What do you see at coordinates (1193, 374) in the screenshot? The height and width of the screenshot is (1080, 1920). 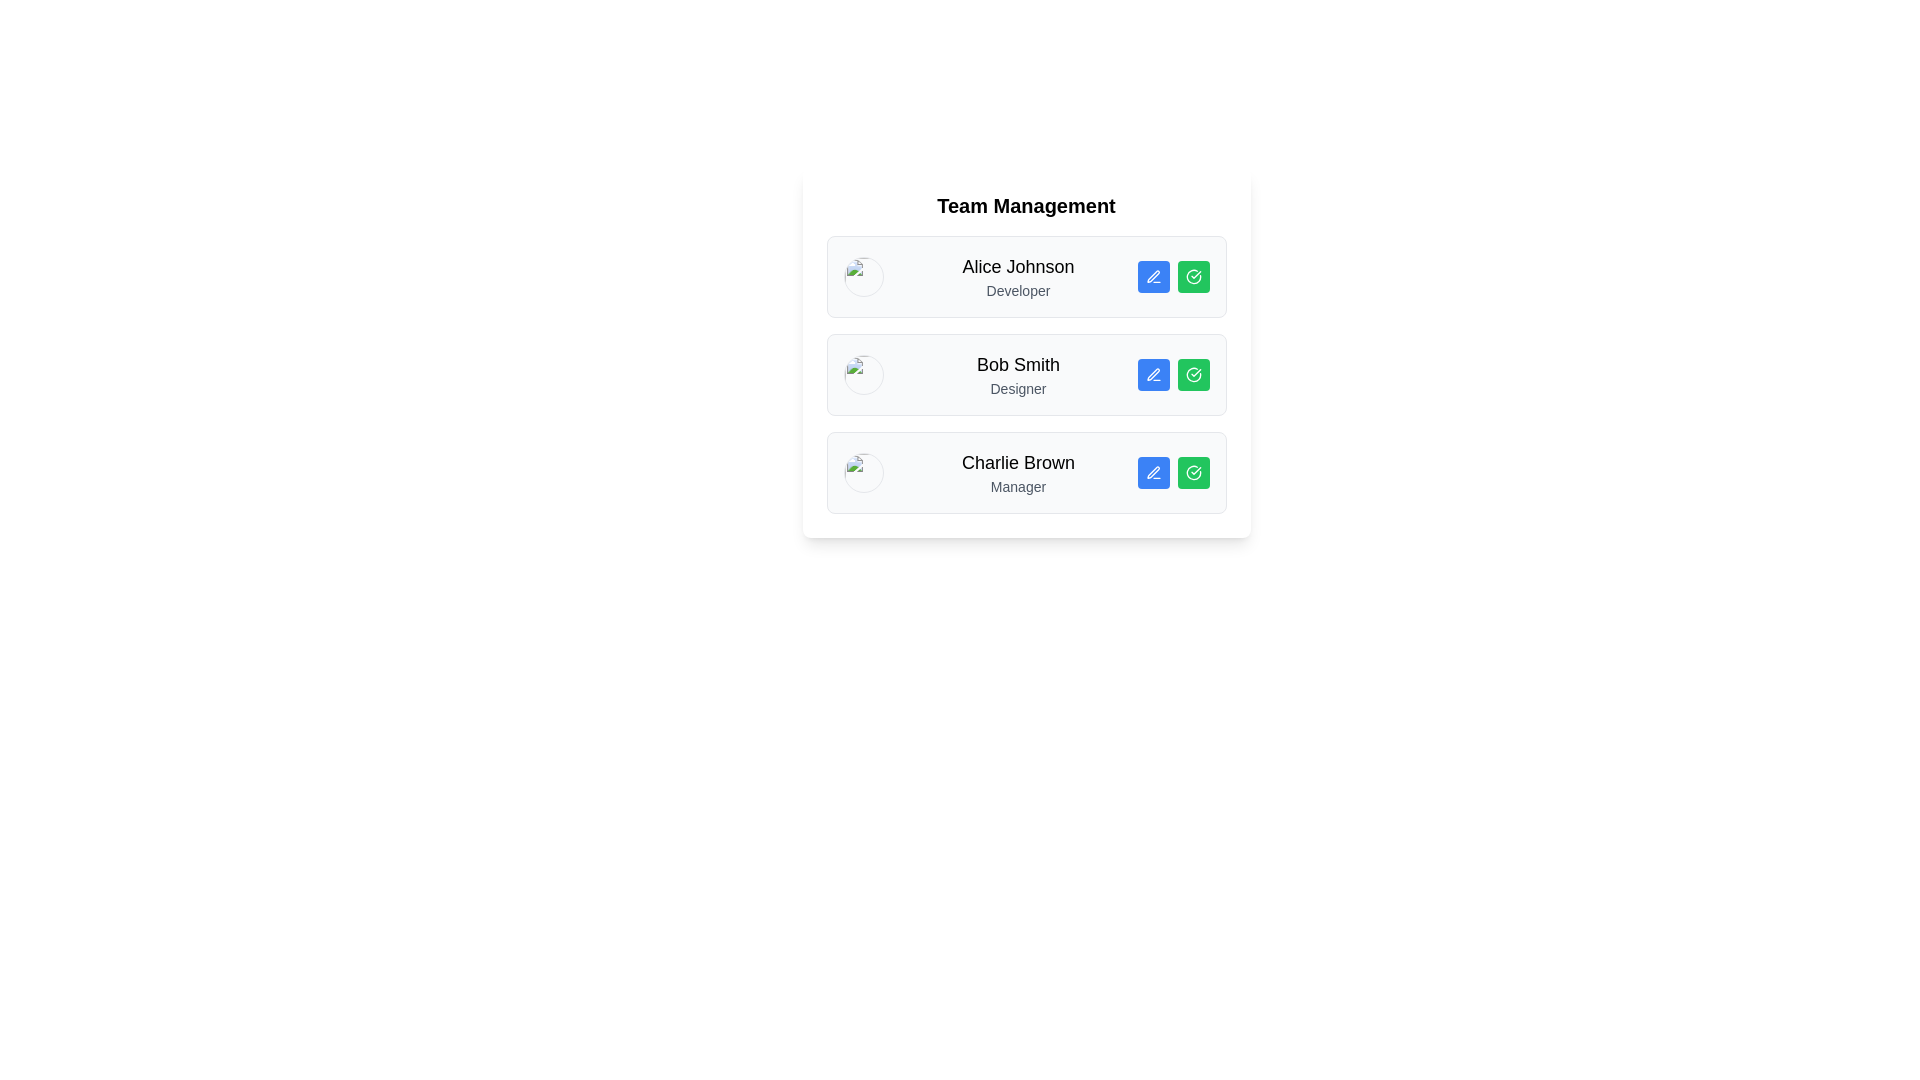 I see `the green filled circular icon with a thin outline located in the rightmost section of the second item in a vertical list of team members` at bounding box center [1193, 374].